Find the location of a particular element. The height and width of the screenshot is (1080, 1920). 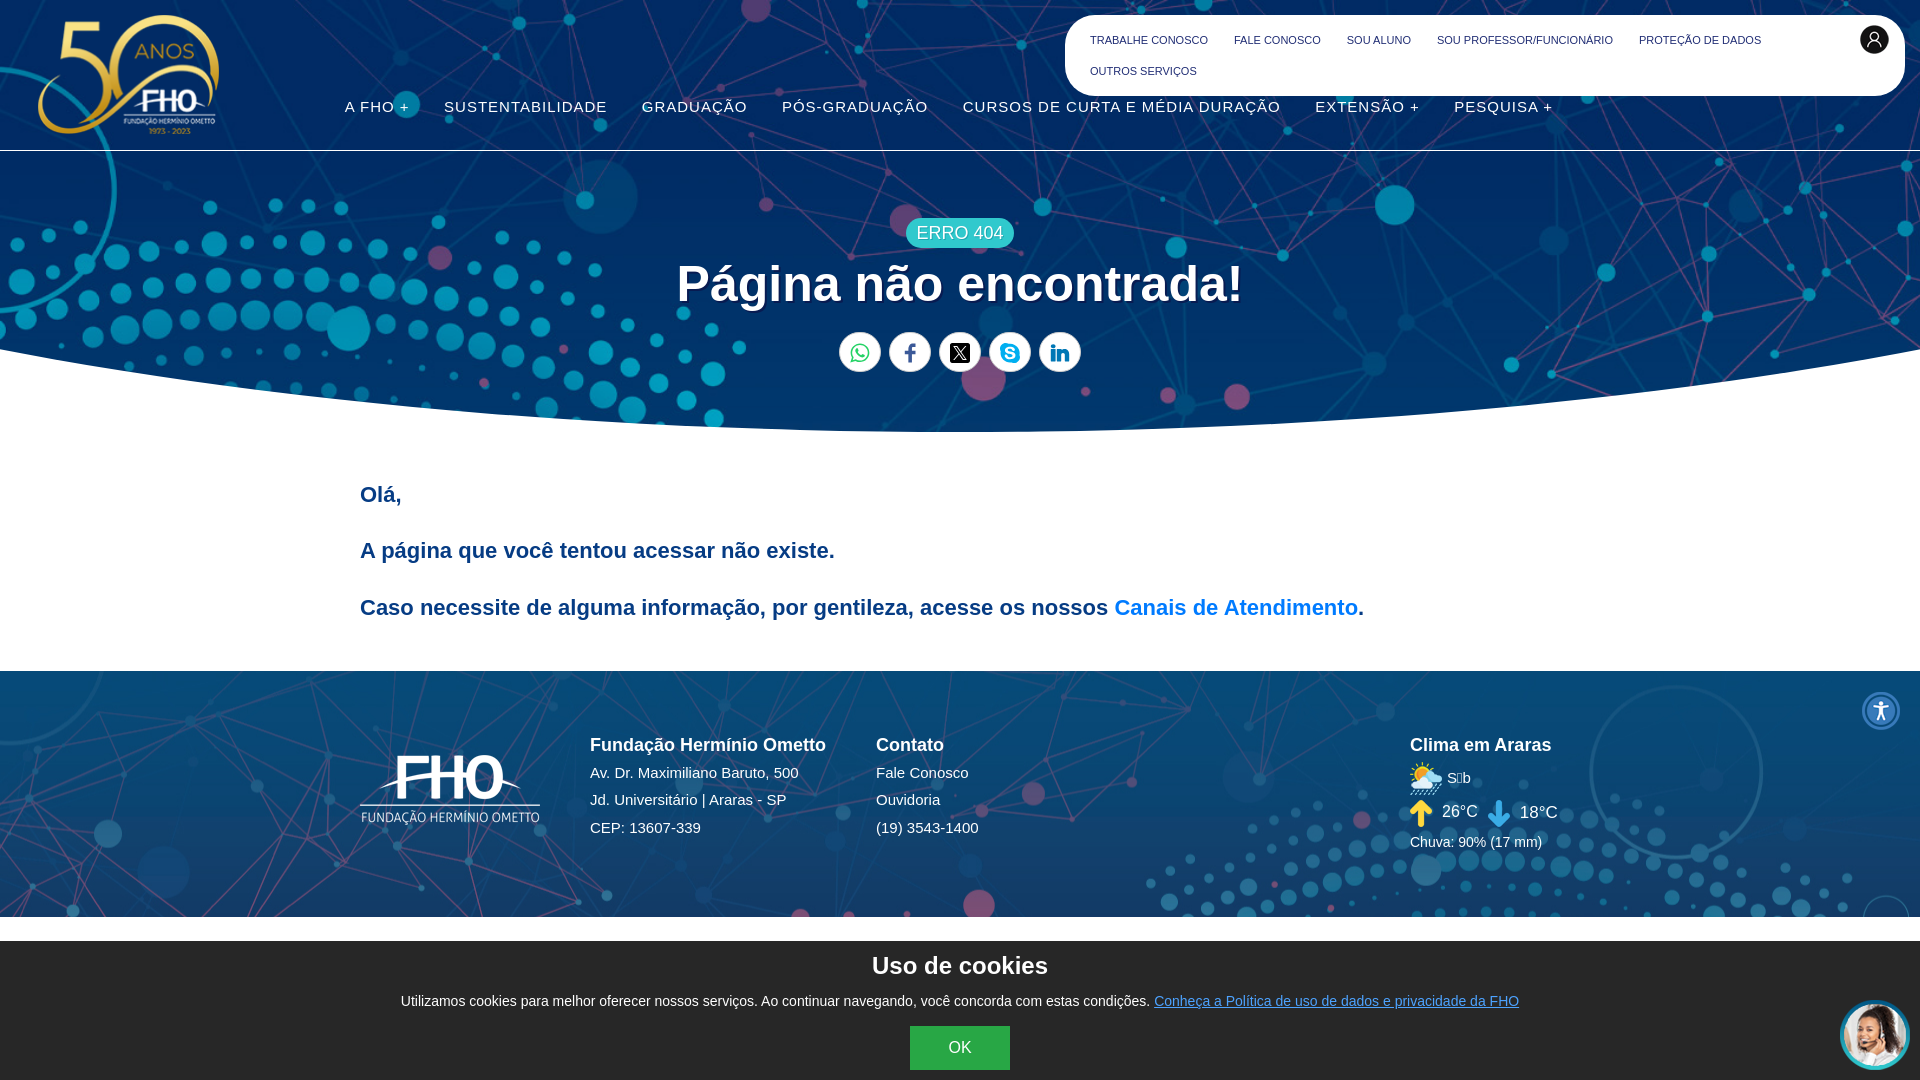

'Fale Conosco' is located at coordinates (929, 770).